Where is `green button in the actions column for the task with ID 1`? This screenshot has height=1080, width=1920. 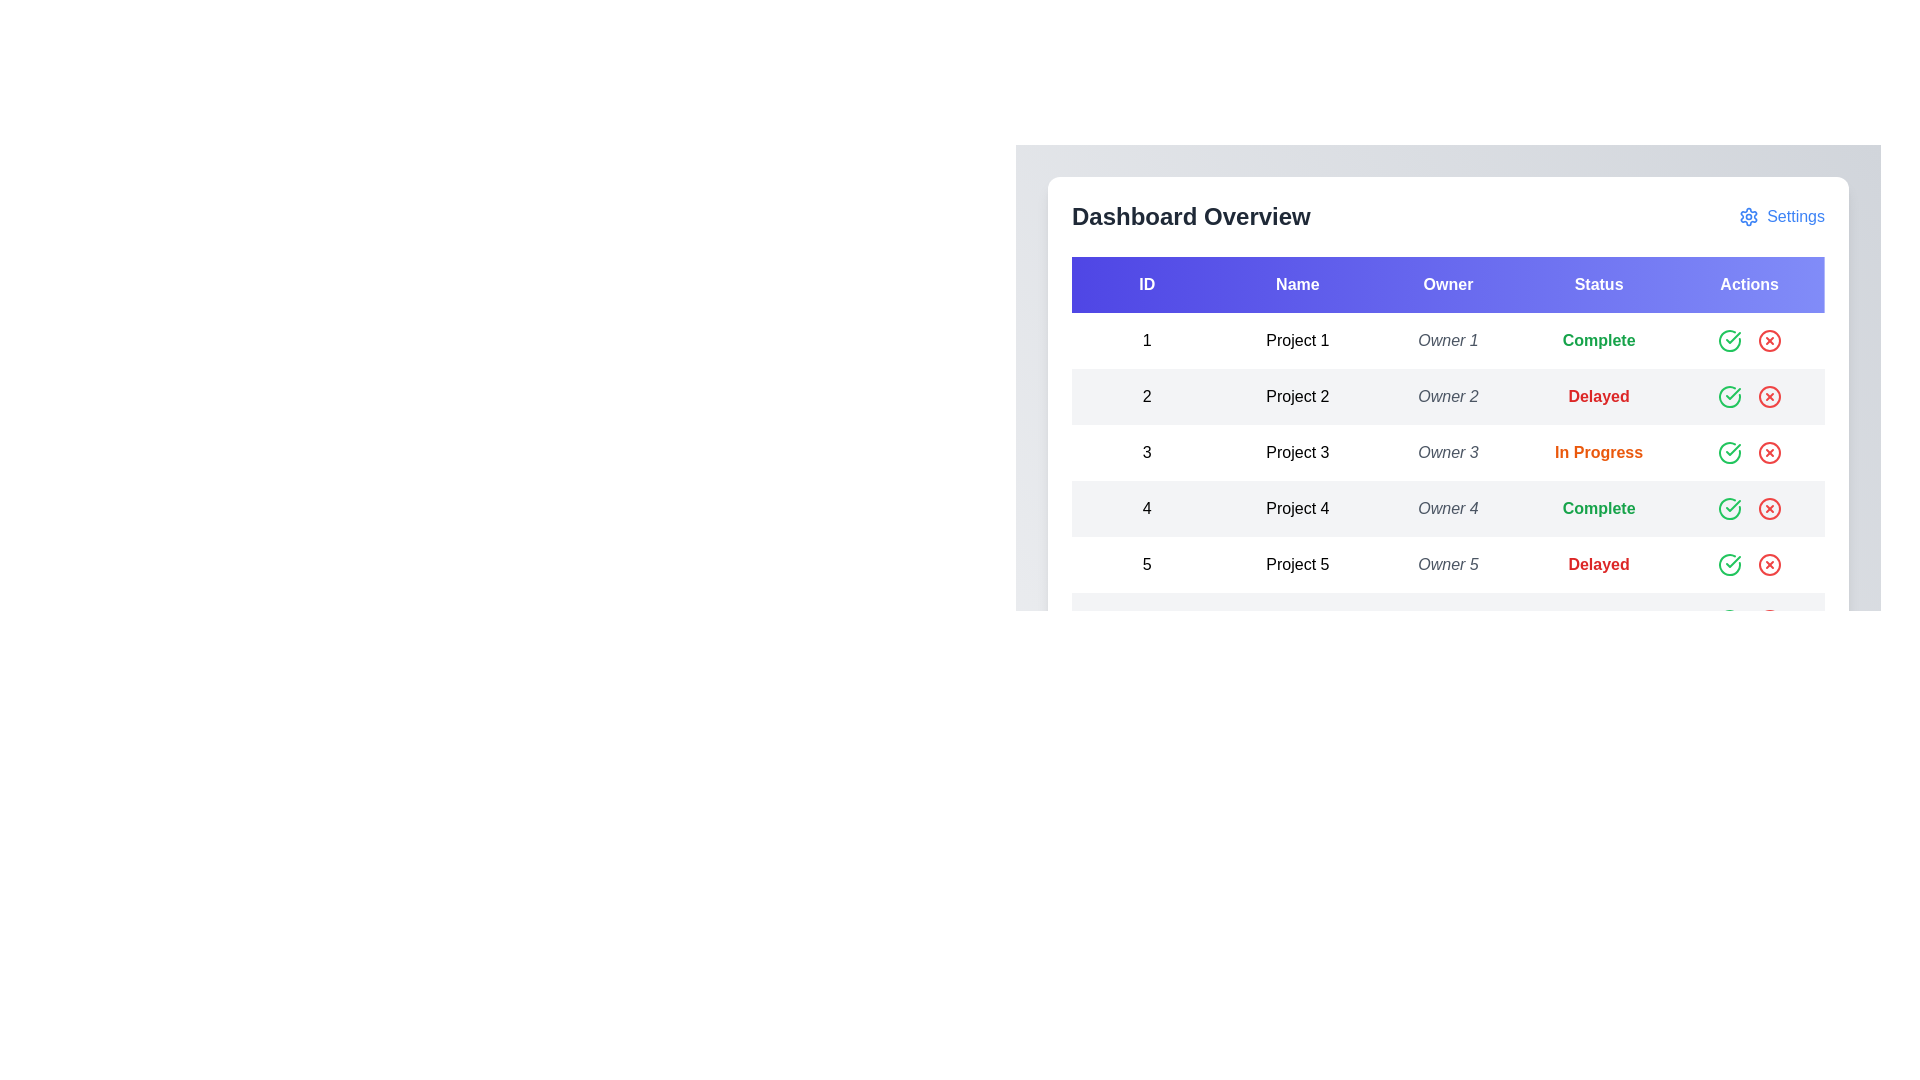 green button in the actions column for the task with ID 1 is located at coordinates (1728, 339).